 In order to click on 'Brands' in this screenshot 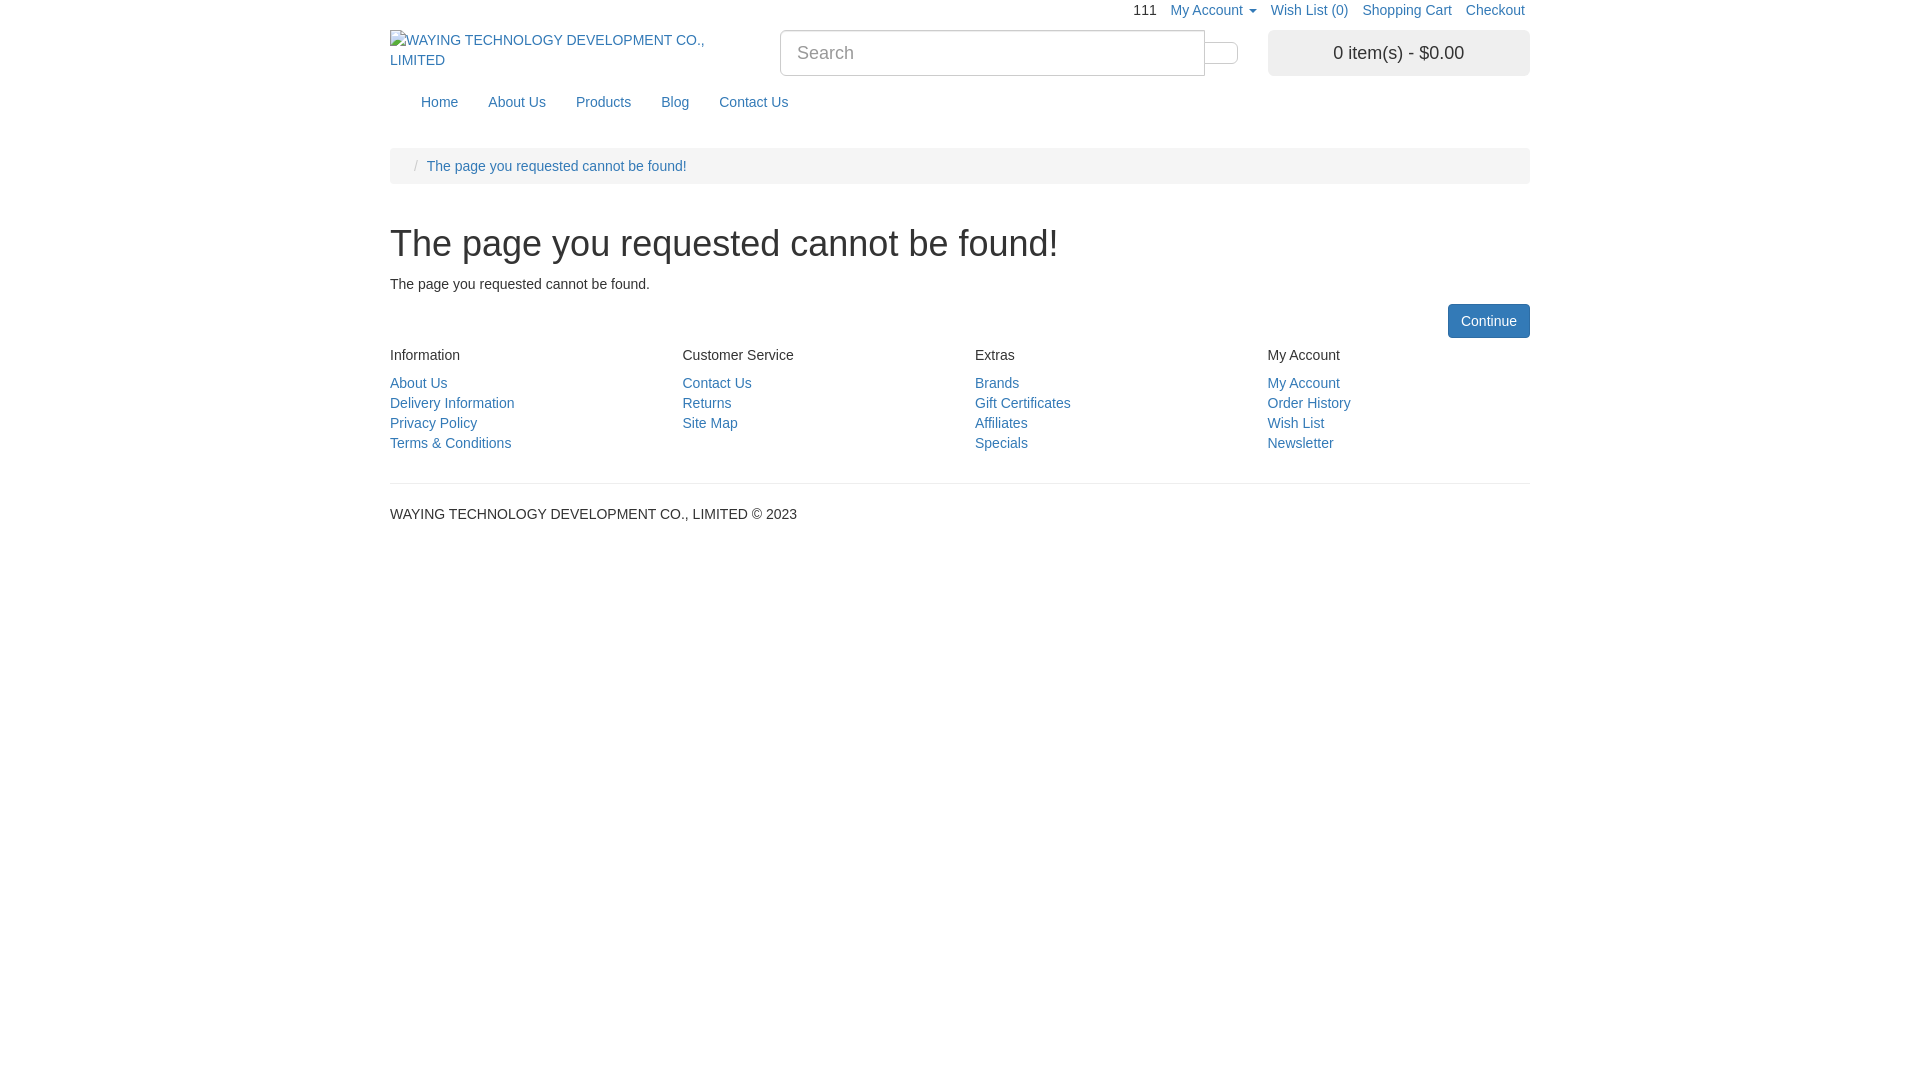, I will do `click(997, 382)`.